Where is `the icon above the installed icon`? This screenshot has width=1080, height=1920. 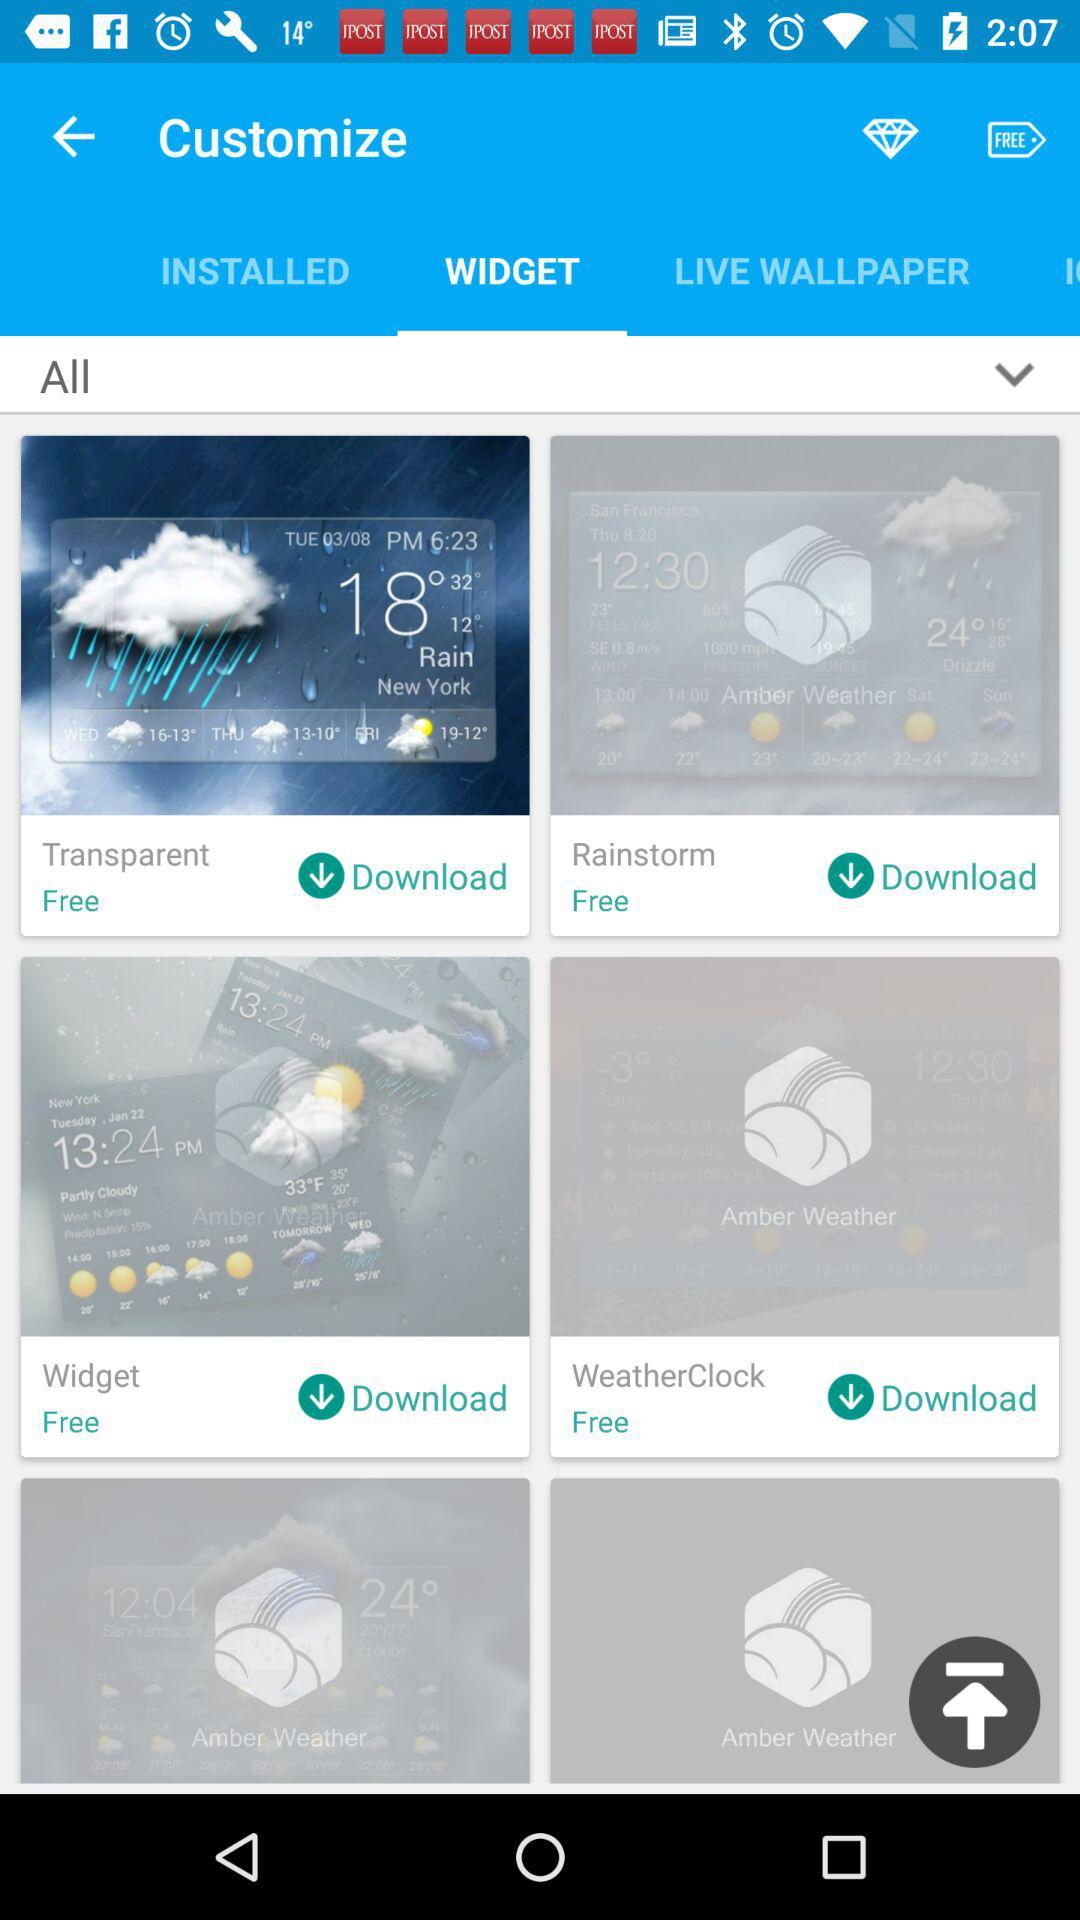 the icon above the installed icon is located at coordinates (72, 135).